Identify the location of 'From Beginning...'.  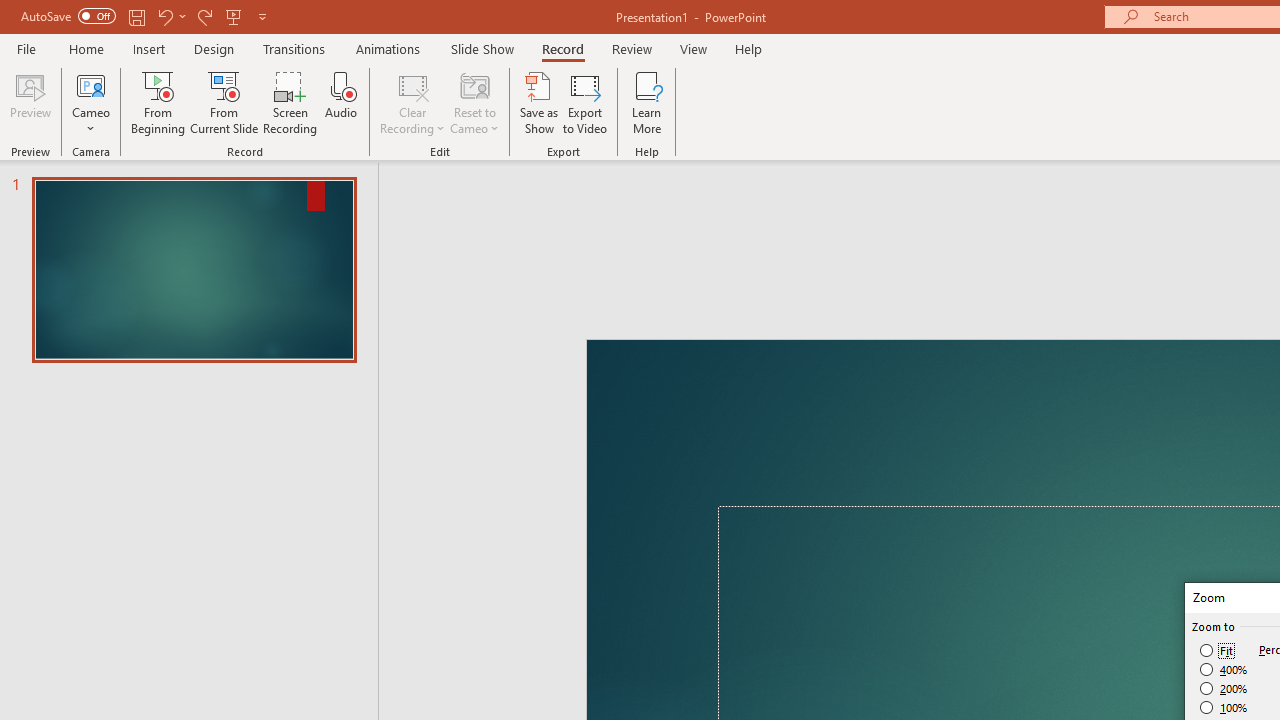
(157, 103).